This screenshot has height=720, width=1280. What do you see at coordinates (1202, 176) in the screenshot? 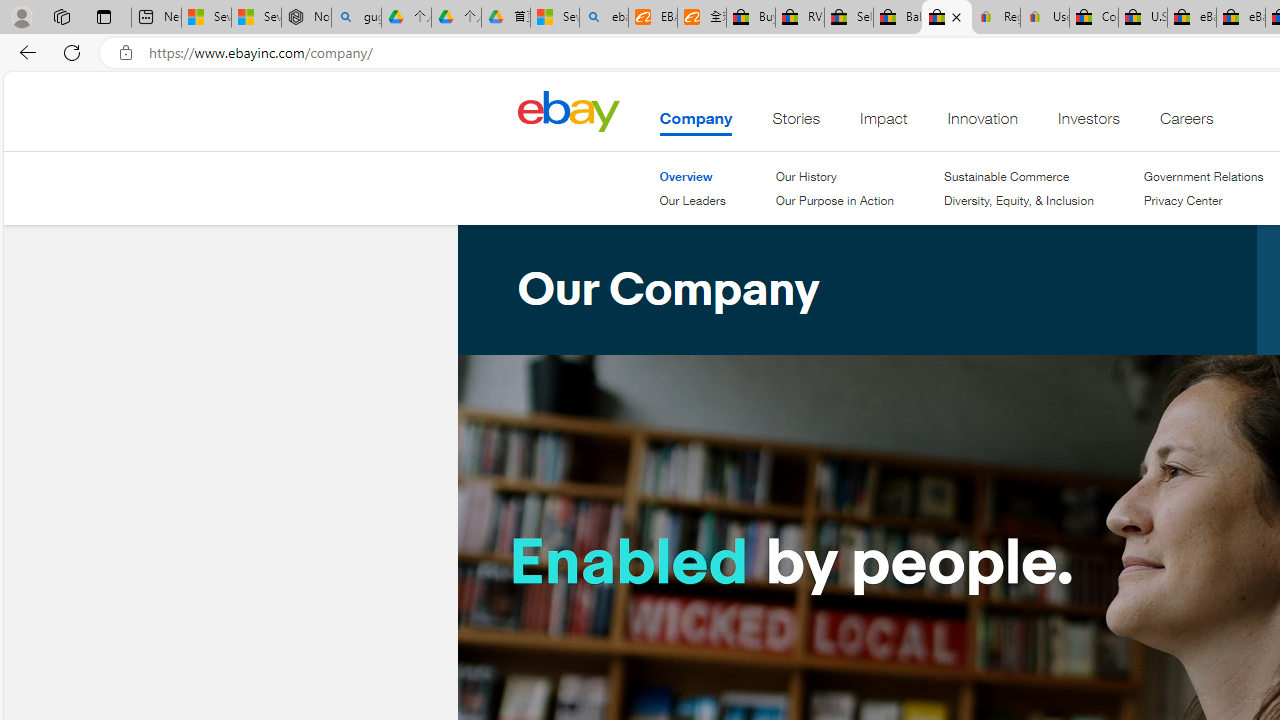
I see `'Government Relations'` at bounding box center [1202, 176].